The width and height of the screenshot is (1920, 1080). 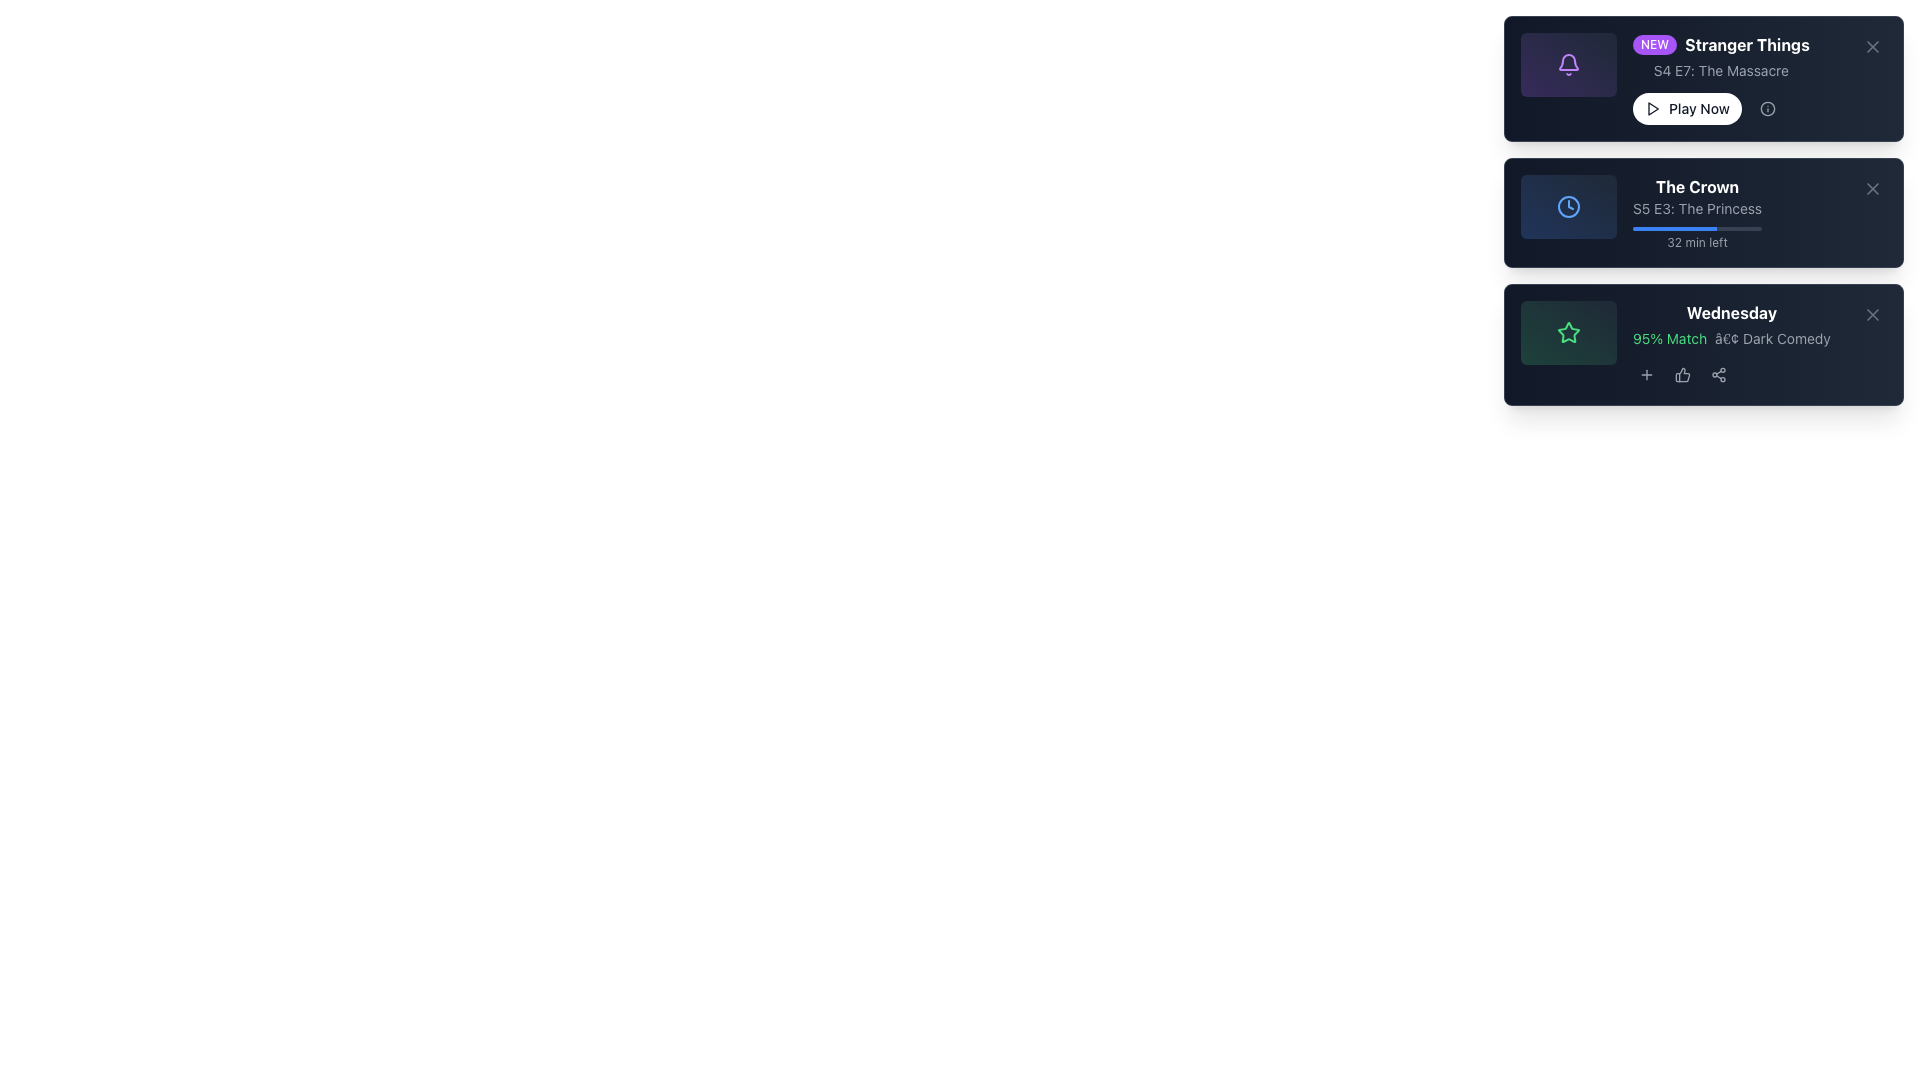 I want to click on the bold textual label reading 'Stranger Things' with a highlighted 'NEW' tag, styled with a purple background and white text, located at the top of the first card in the vertical stack, so click(x=1720, y=45).